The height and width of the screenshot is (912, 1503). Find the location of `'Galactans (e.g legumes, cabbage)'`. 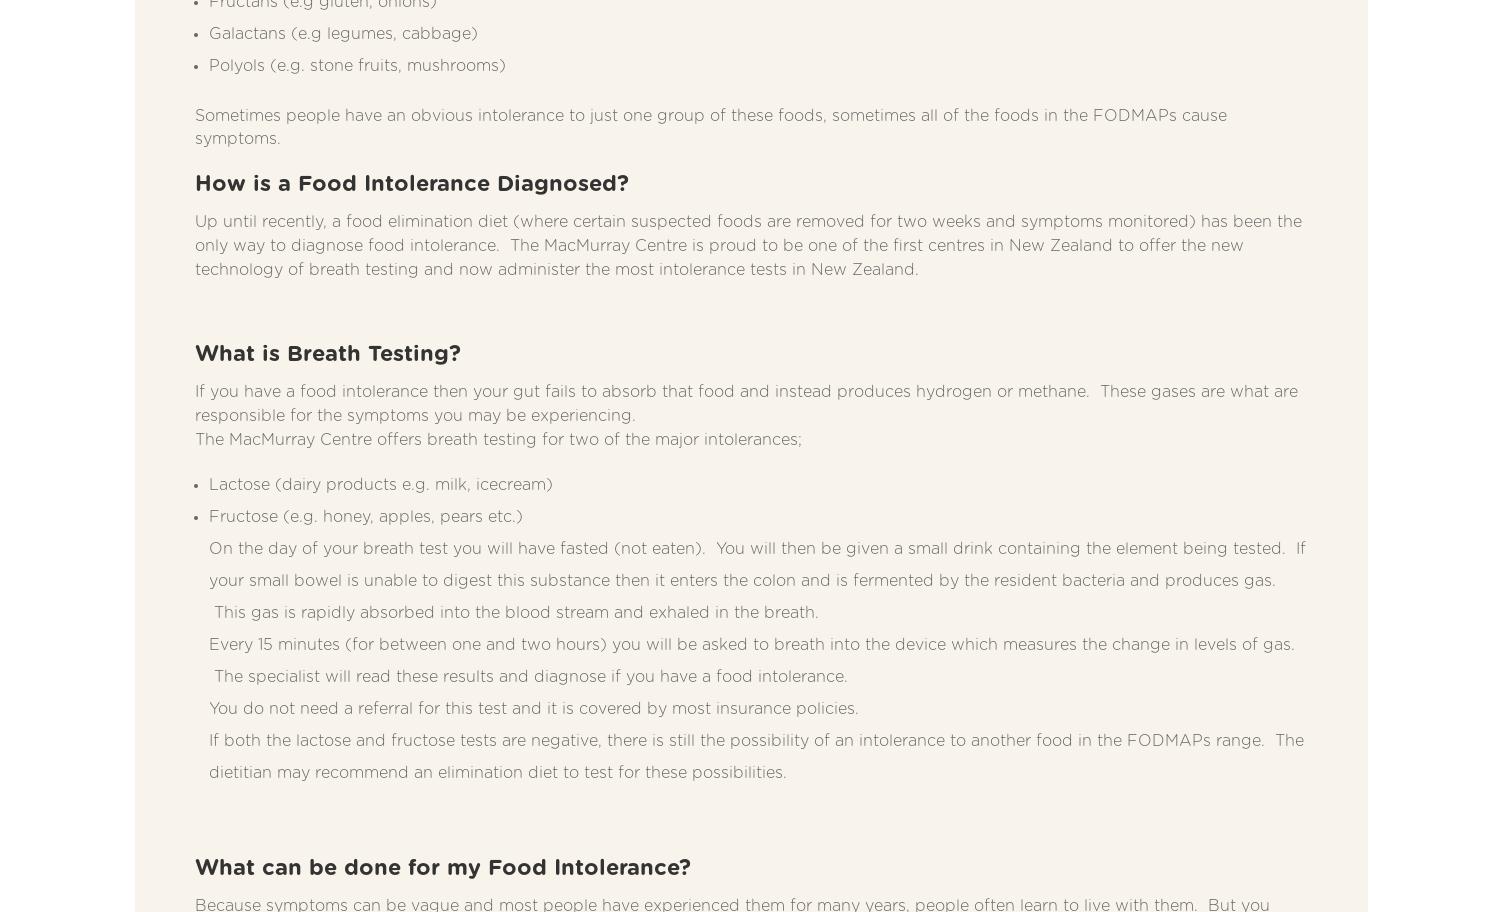

'Galactans (e.g legumes, cabbage)' is located at coordinates (343, 33).